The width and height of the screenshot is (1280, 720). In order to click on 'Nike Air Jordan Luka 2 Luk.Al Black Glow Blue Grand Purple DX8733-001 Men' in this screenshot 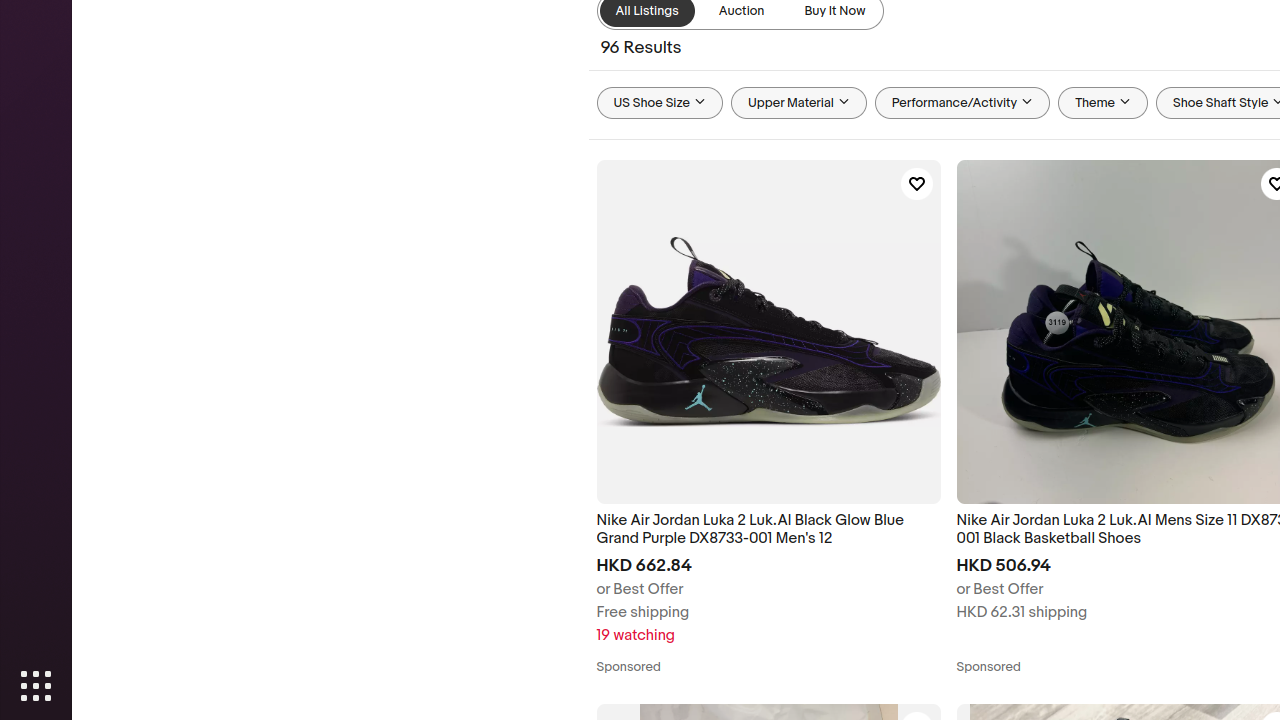, I will do `click(767, 529)`.